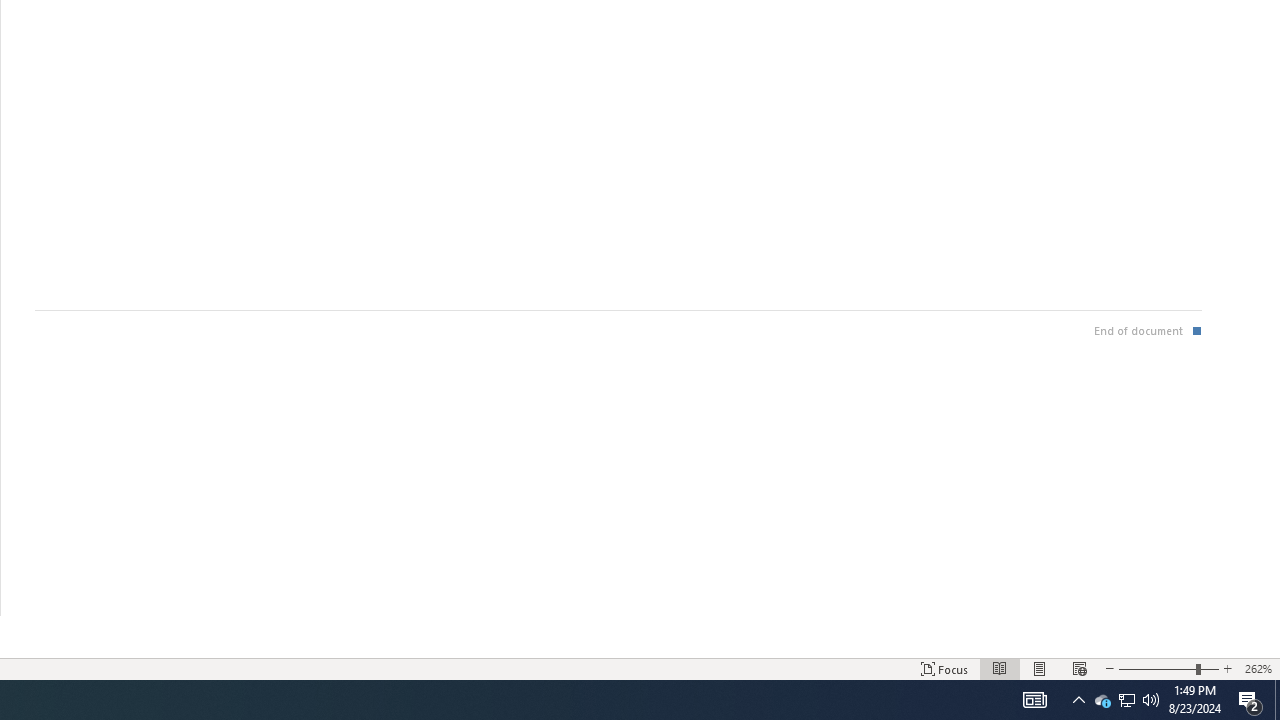 The width and height of the screenshot is (1280, 720). I want to click on 'Print Layout', so click(1040, 669).